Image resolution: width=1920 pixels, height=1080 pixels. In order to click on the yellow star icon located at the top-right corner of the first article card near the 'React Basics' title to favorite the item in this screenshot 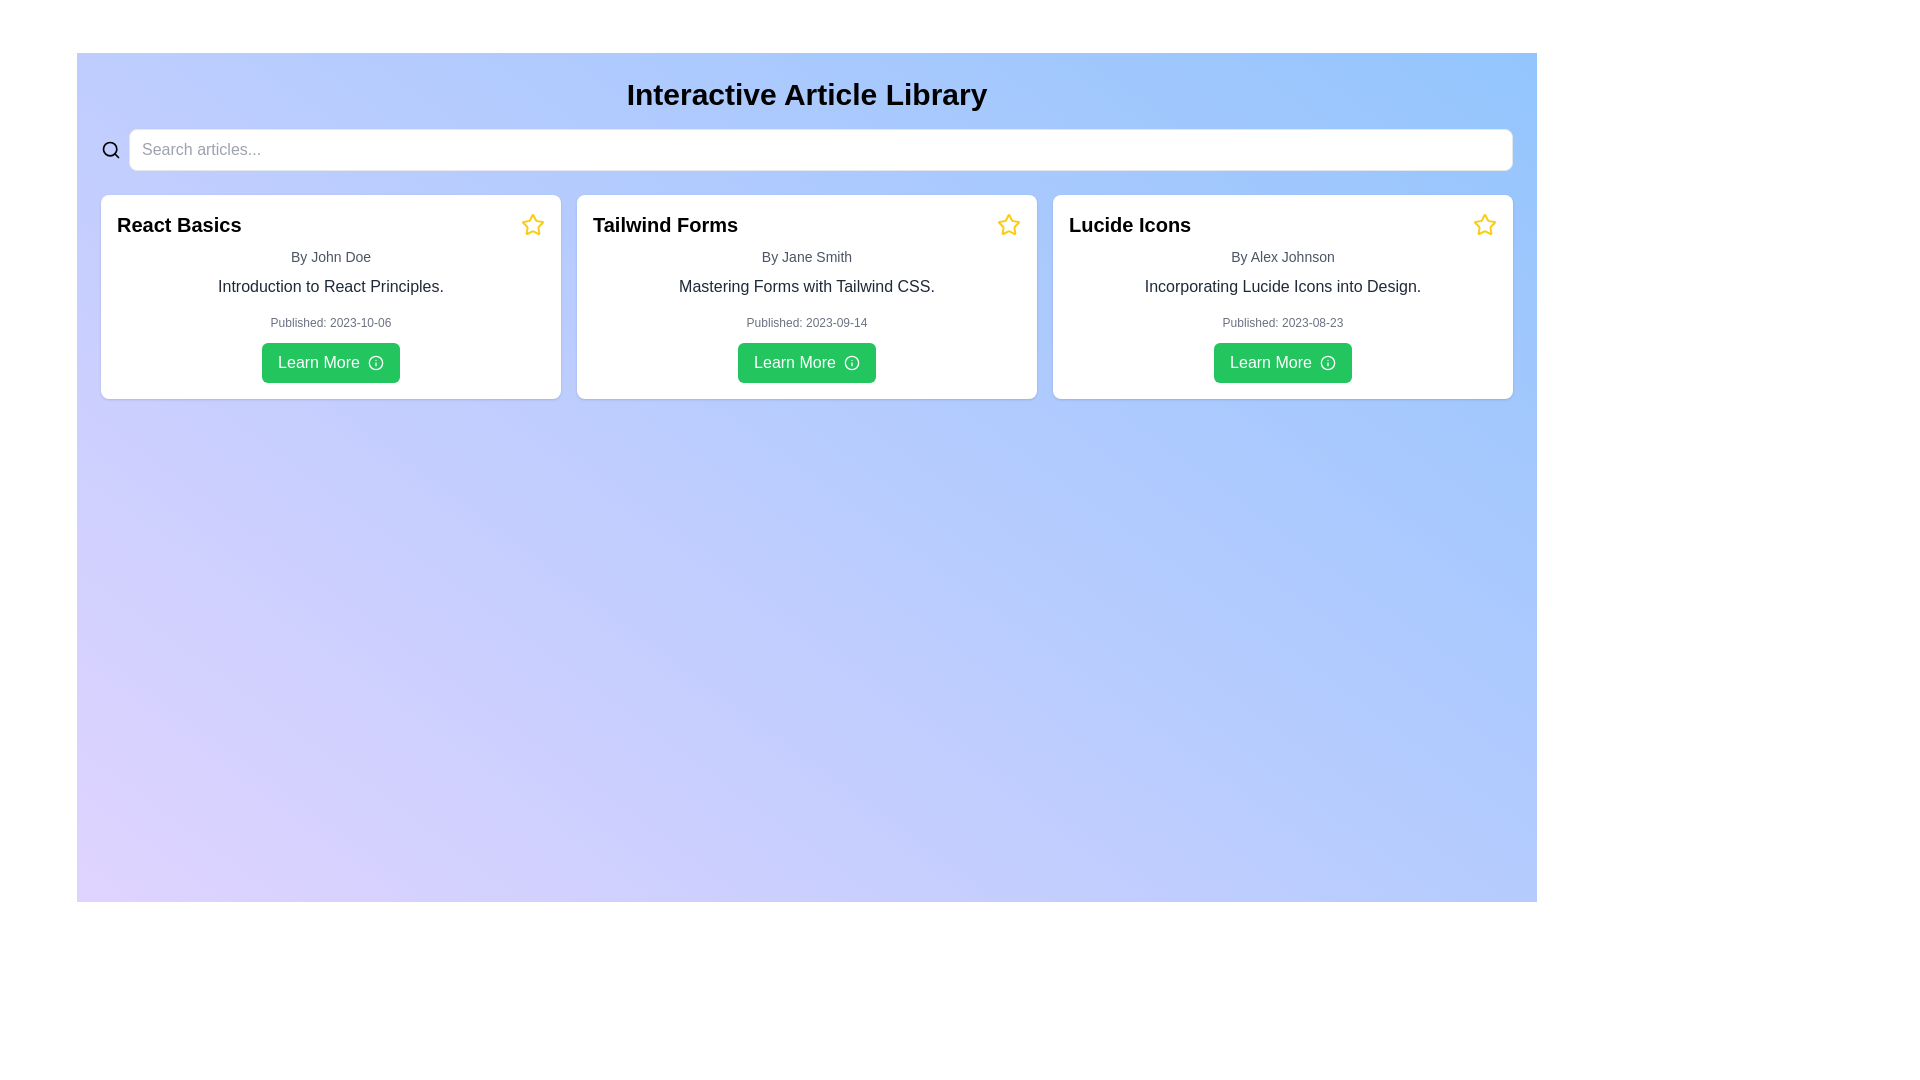, I will do `click(532, 224)`.